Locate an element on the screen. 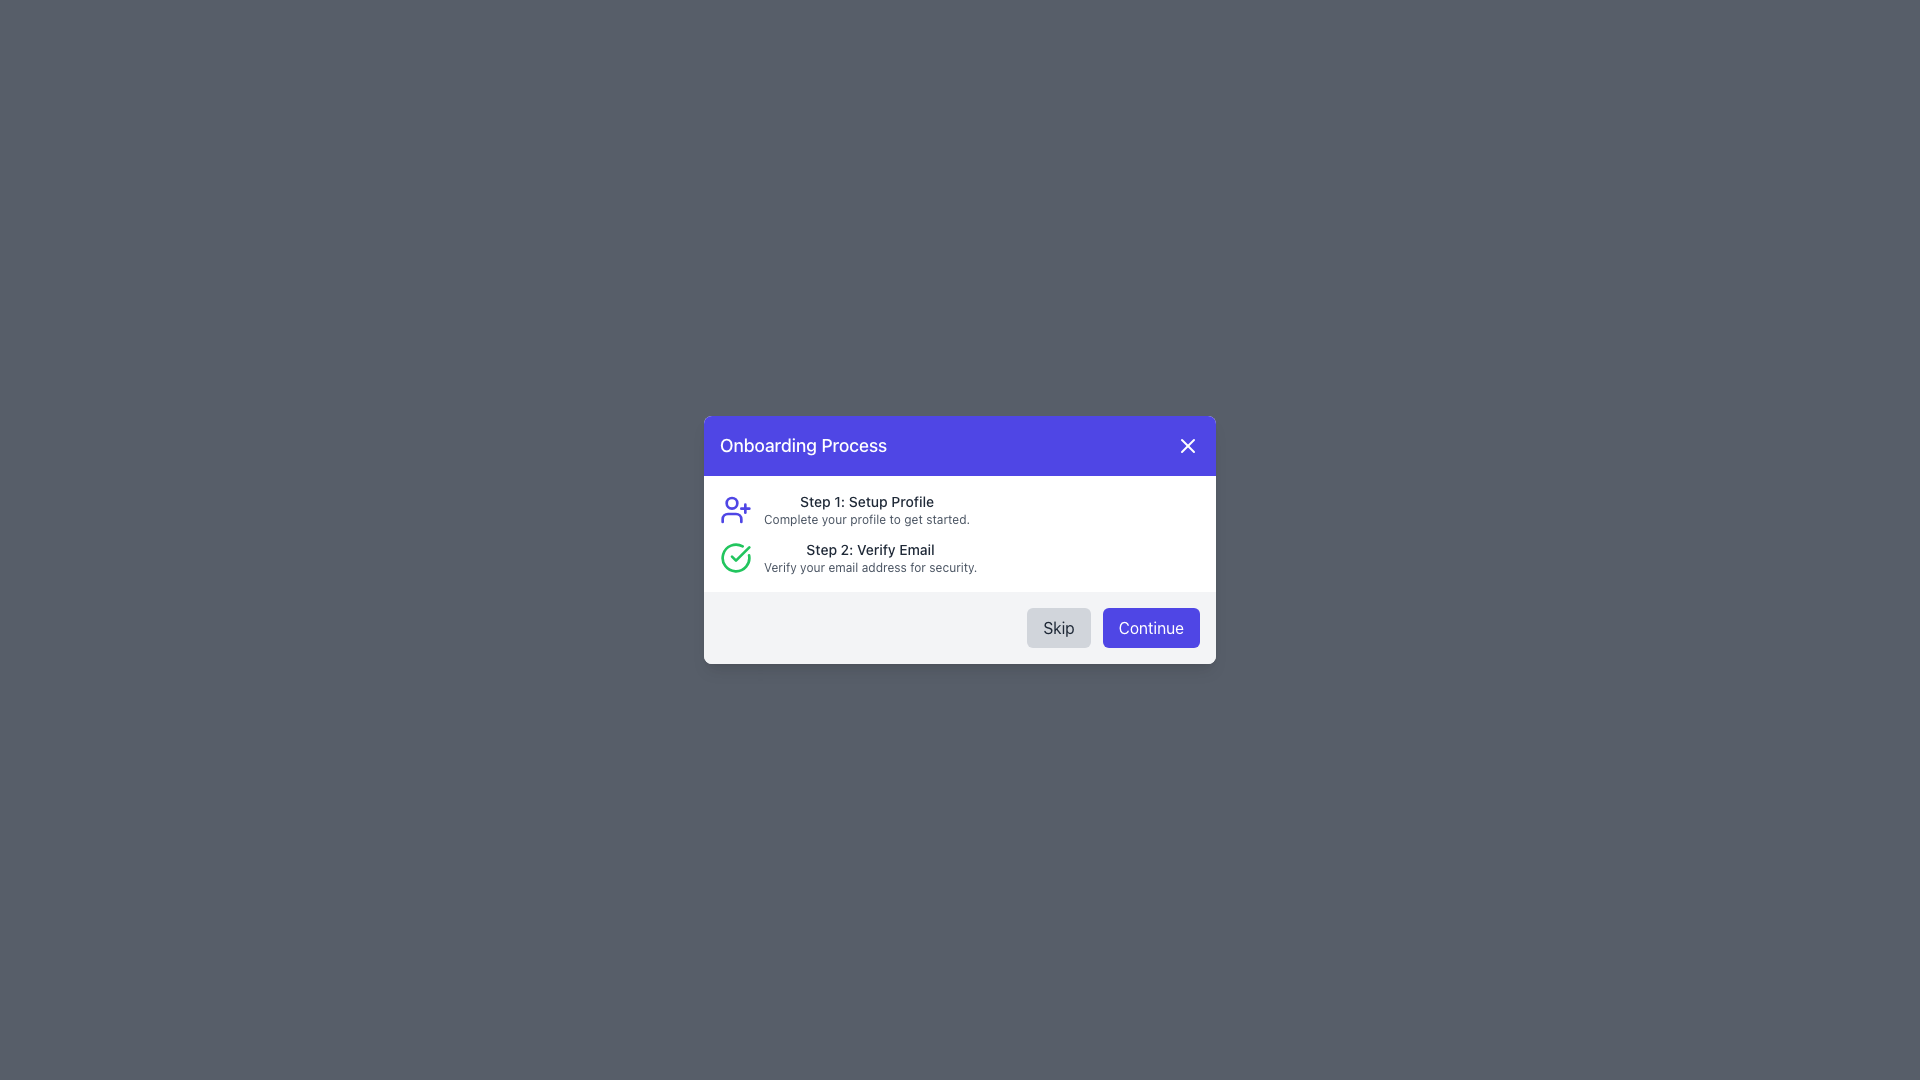 This screenshot has height=1080, width=1920. descriptive text of the Text block titled 'Step 1: Setup Profile' in the modal dialog 'Onboarding Process' is located at coordinates (867, 508).